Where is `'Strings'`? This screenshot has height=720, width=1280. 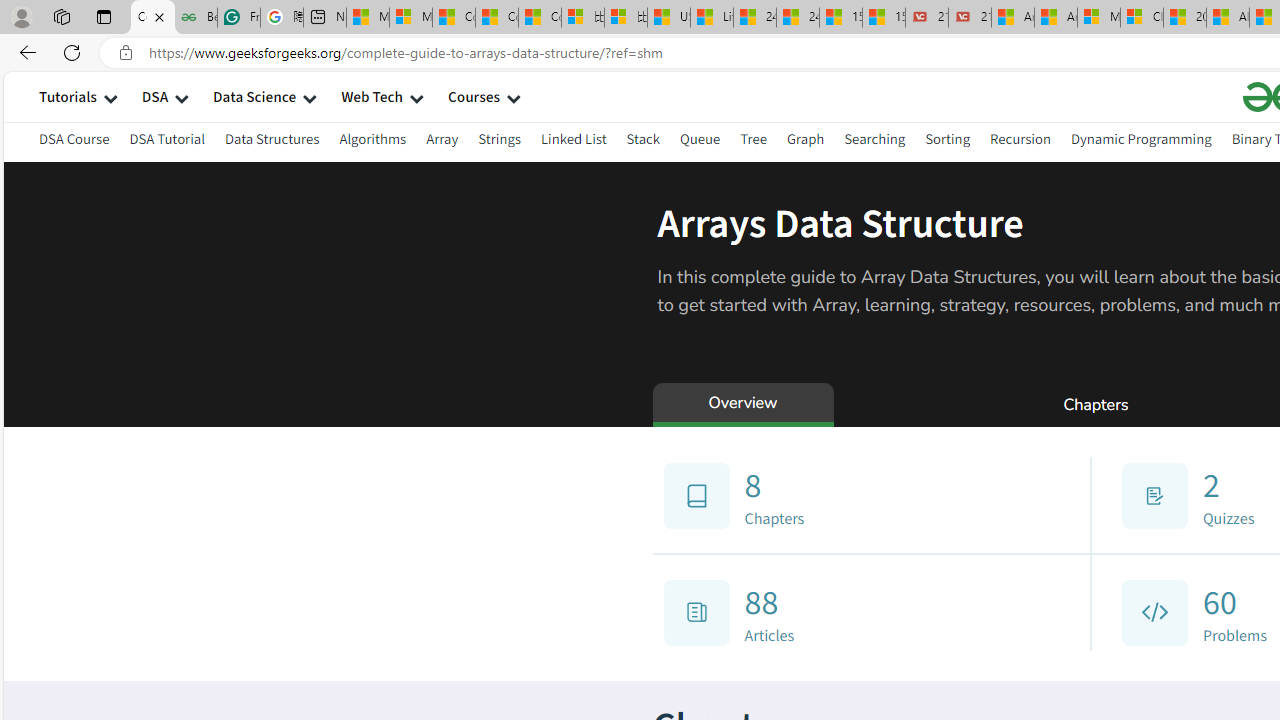 'Strings' is located at coordinates (499, 138).